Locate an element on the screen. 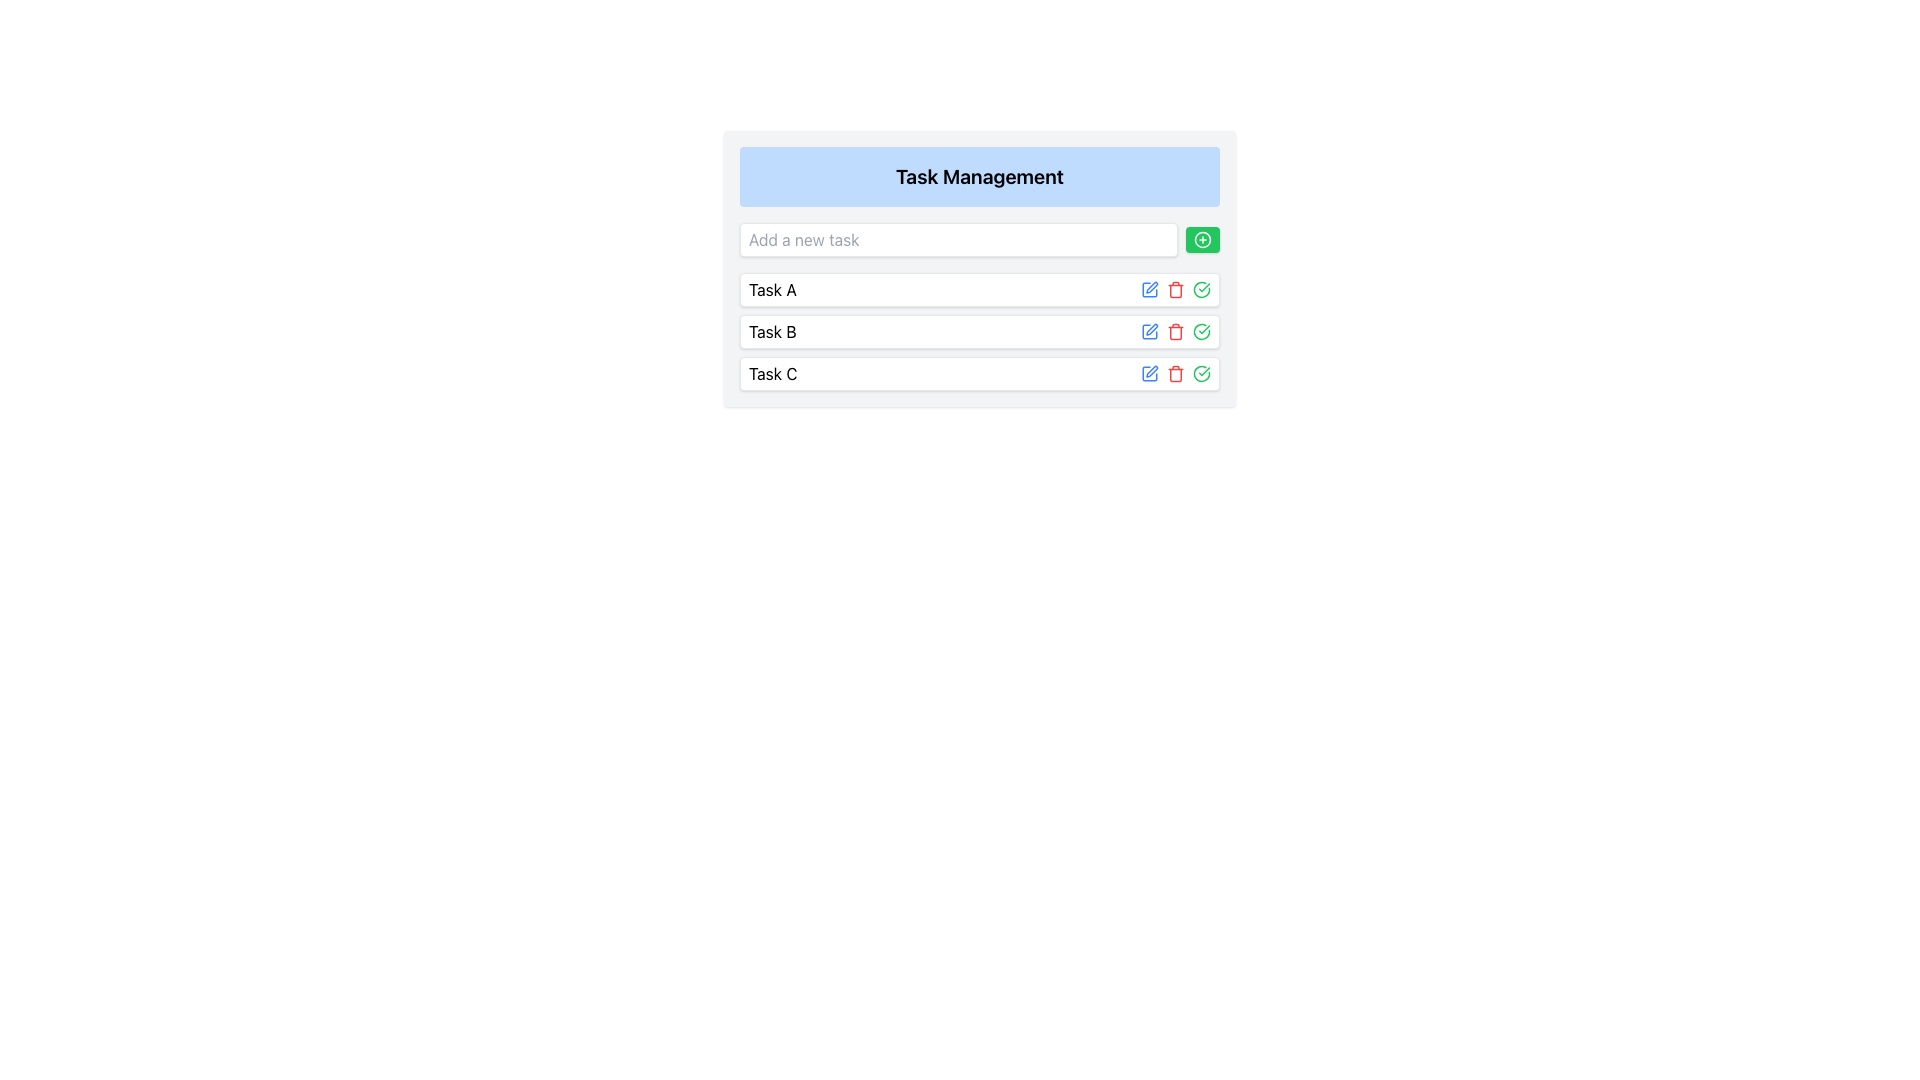 Image resolution: width=1920 pixels, height=1080 pixels. the red-colored trash icon button located on the row labeled 'Task A' to initiate deletion of the task is located at coordinates (1176, 289).